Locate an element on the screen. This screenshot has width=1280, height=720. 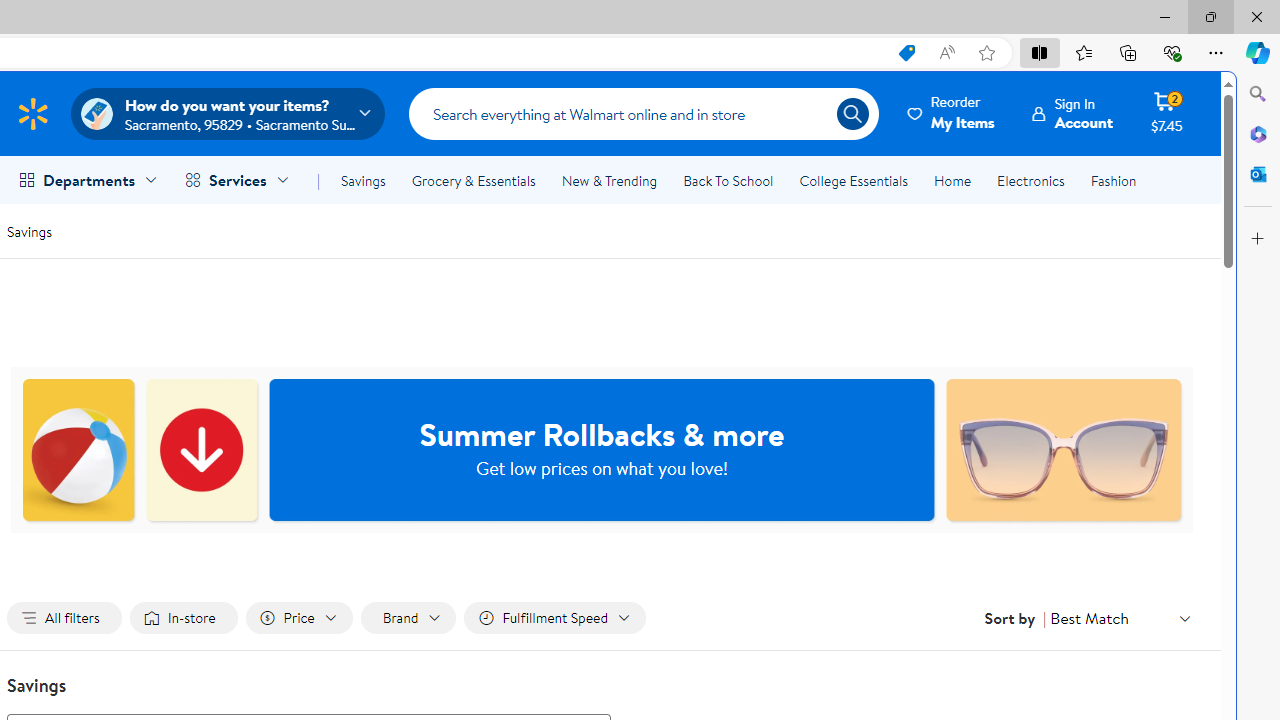
'New & Trending' is located at coordinates (608, 181).